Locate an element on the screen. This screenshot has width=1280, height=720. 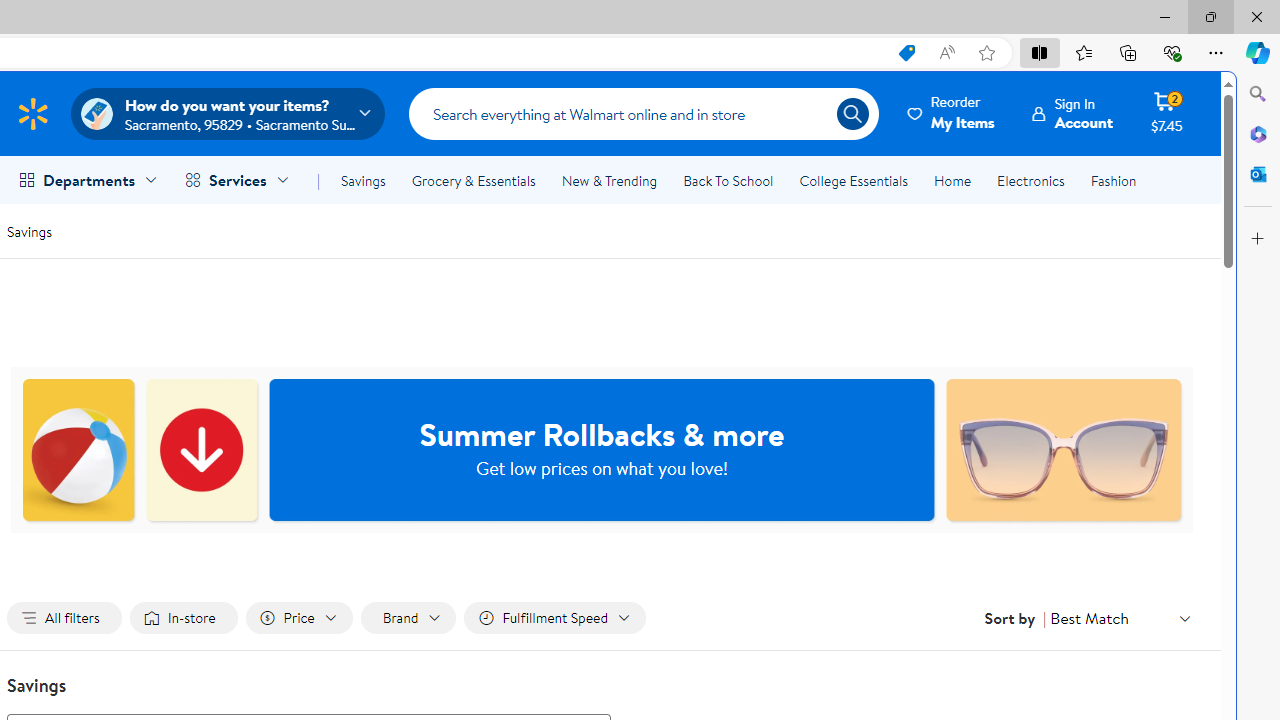
'New & Trending' is located at coordinates (608, 181).